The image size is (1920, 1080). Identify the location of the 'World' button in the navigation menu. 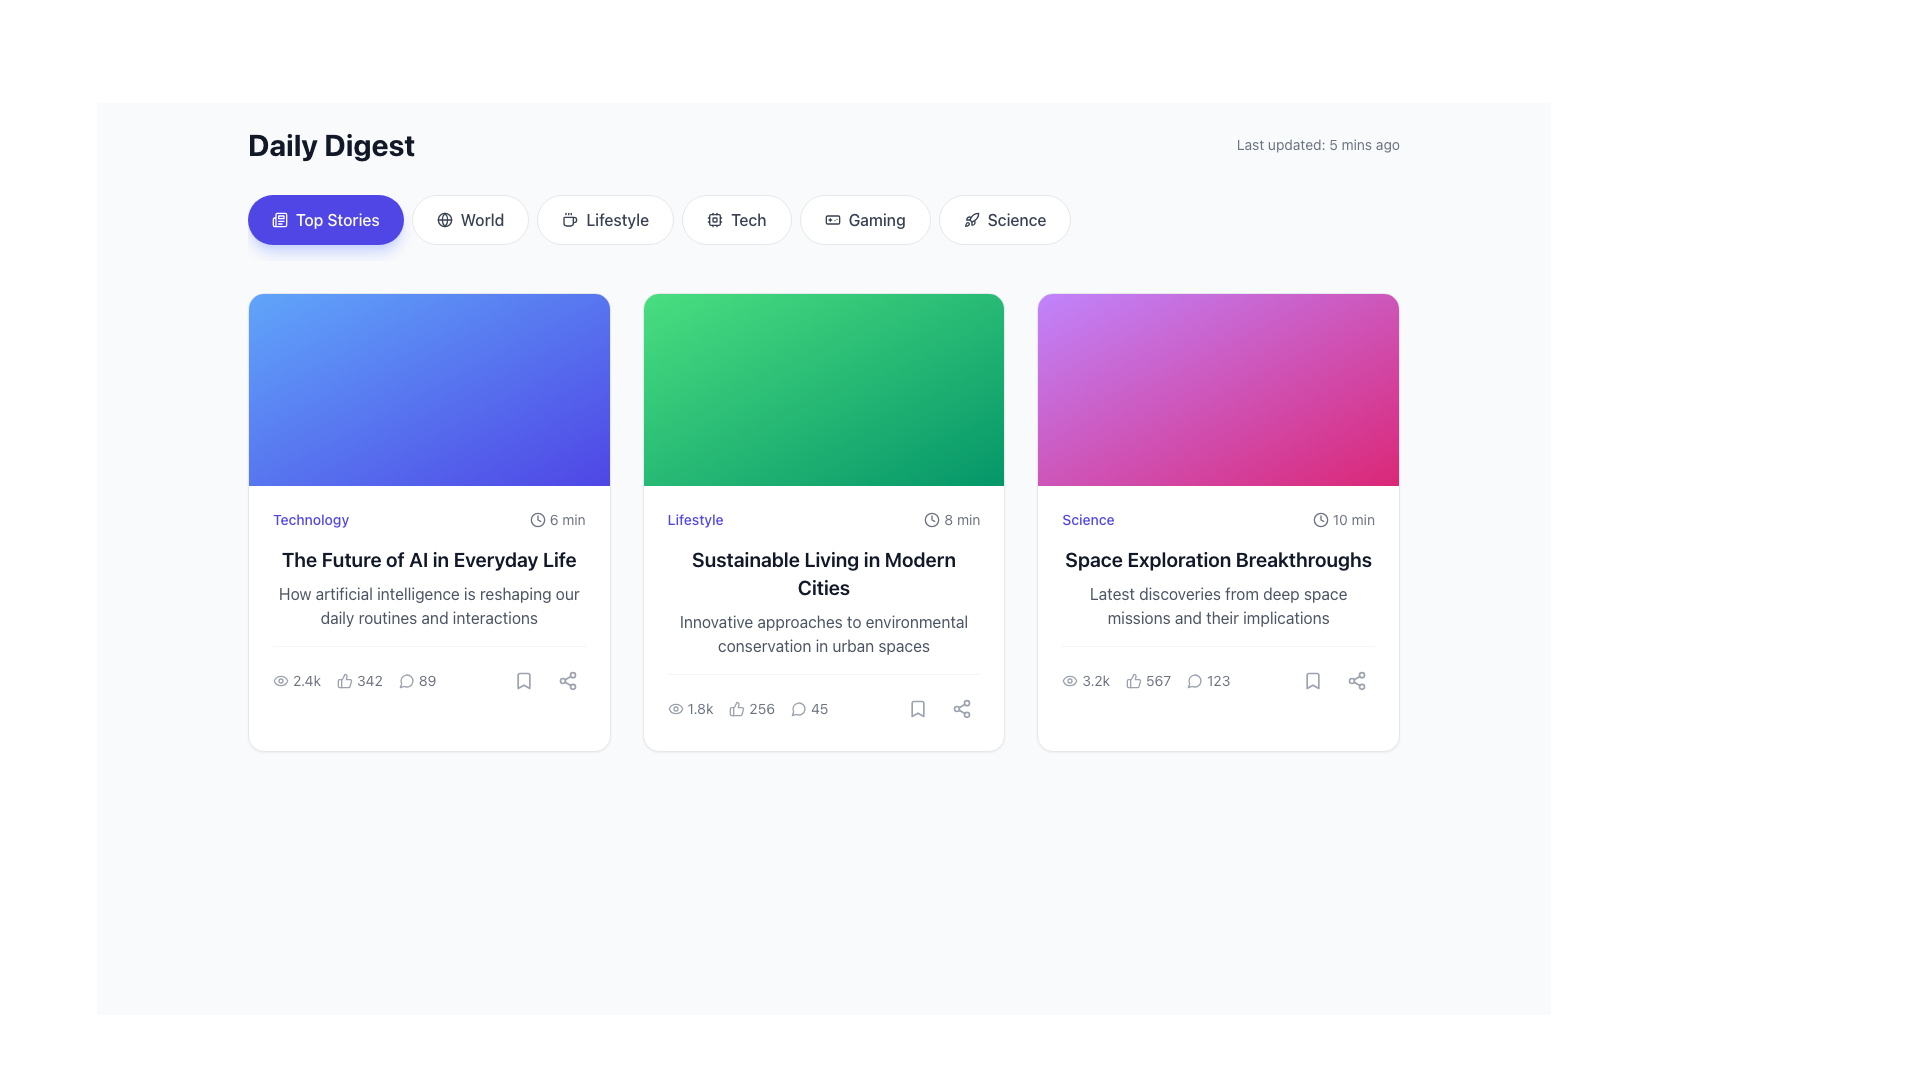
(443, 219).